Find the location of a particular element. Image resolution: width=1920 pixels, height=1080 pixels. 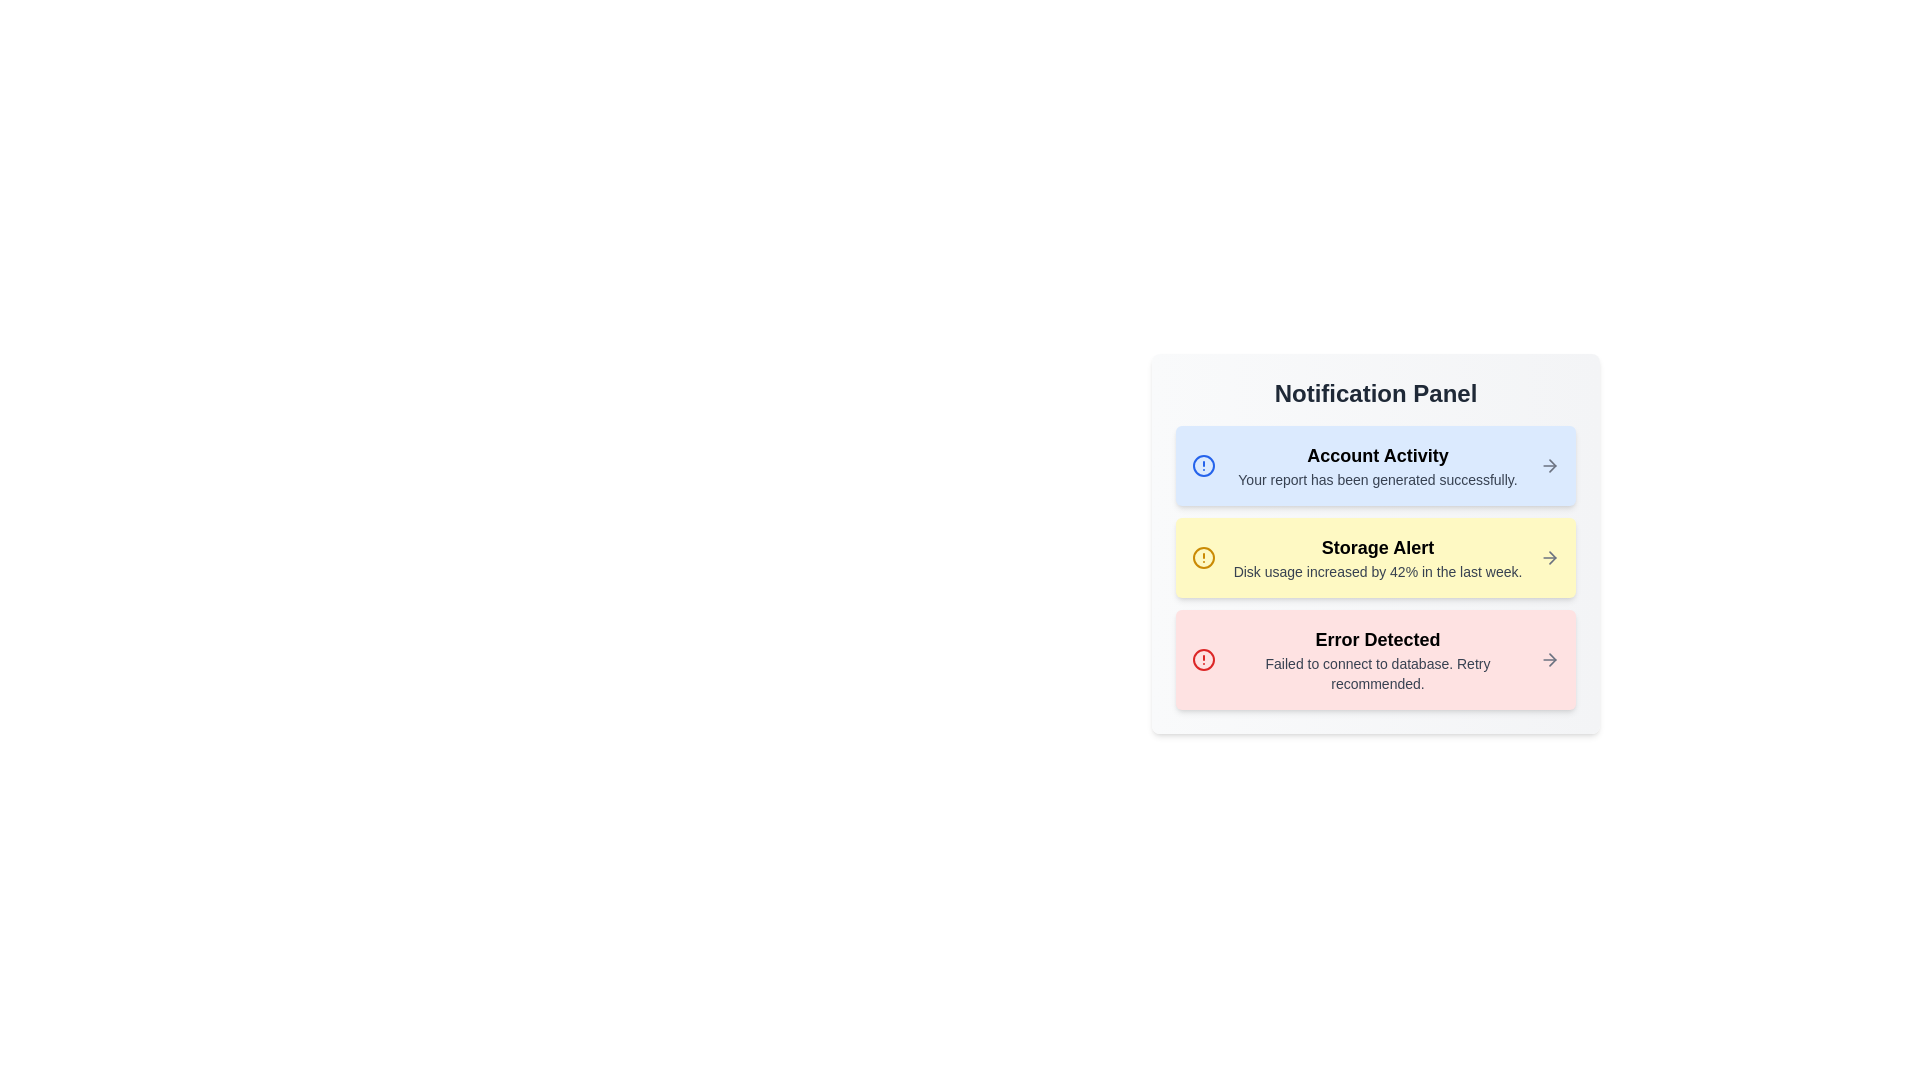

the arrow icon corresponding to the notification 3 is located at coordinates (1549, 659).